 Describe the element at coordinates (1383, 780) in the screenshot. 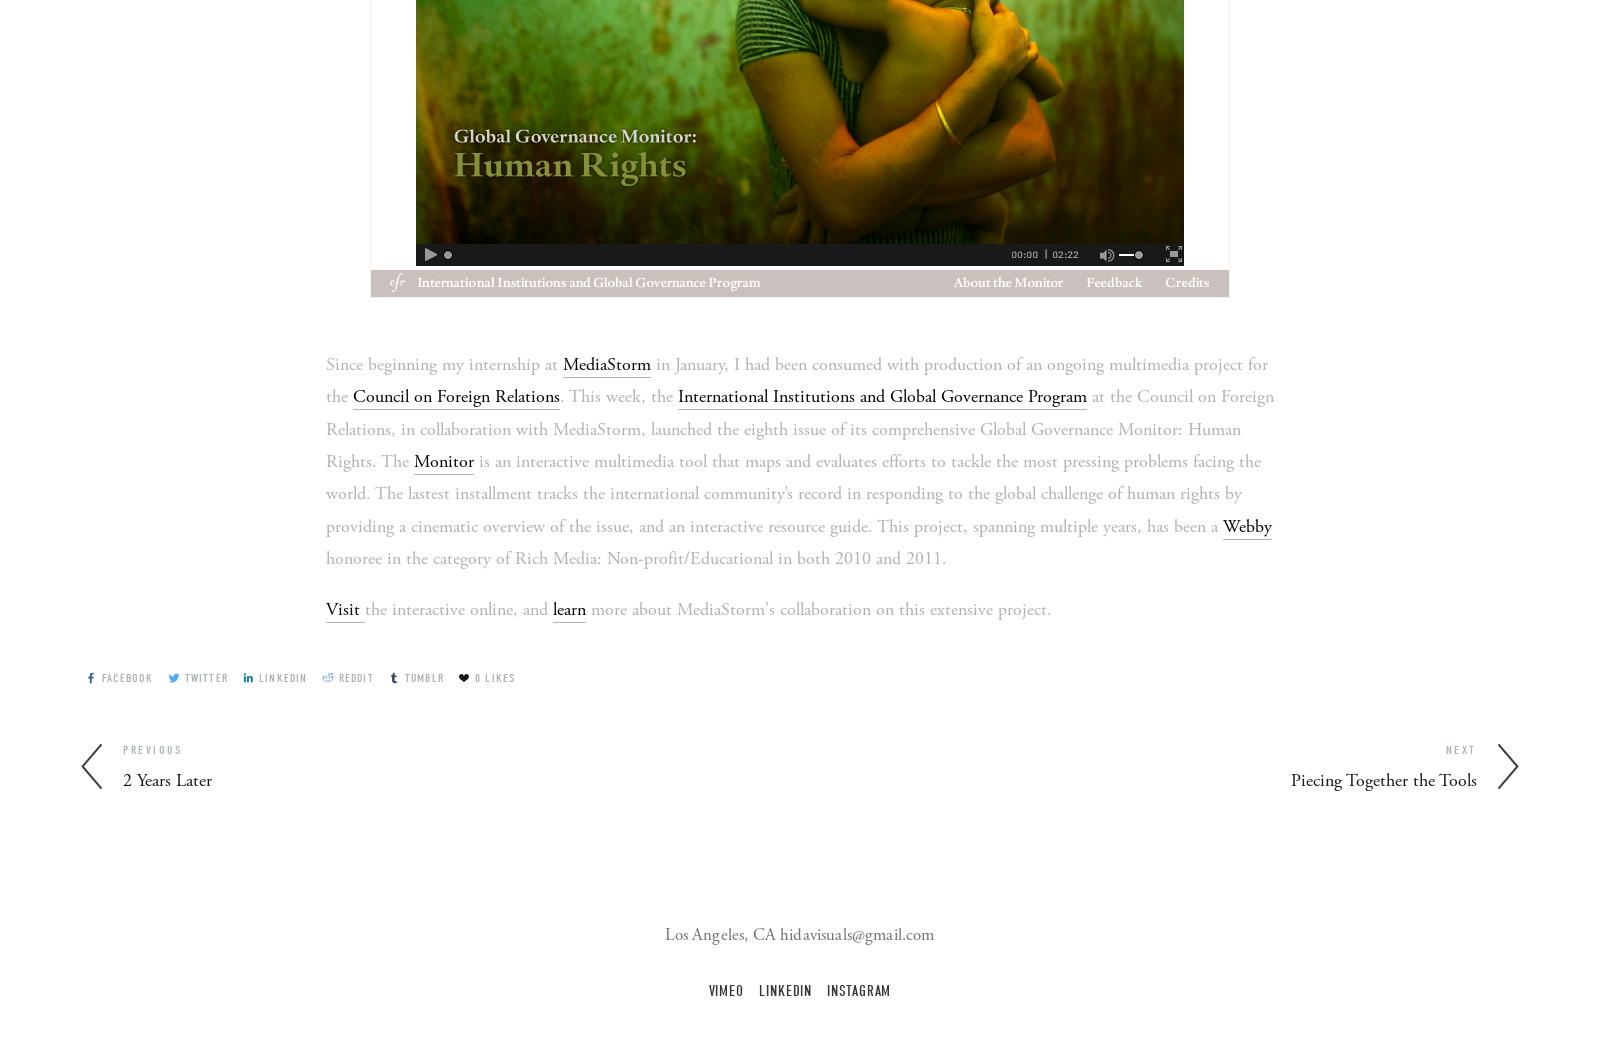

I see `'Piecing Together the Tools'` at that location.